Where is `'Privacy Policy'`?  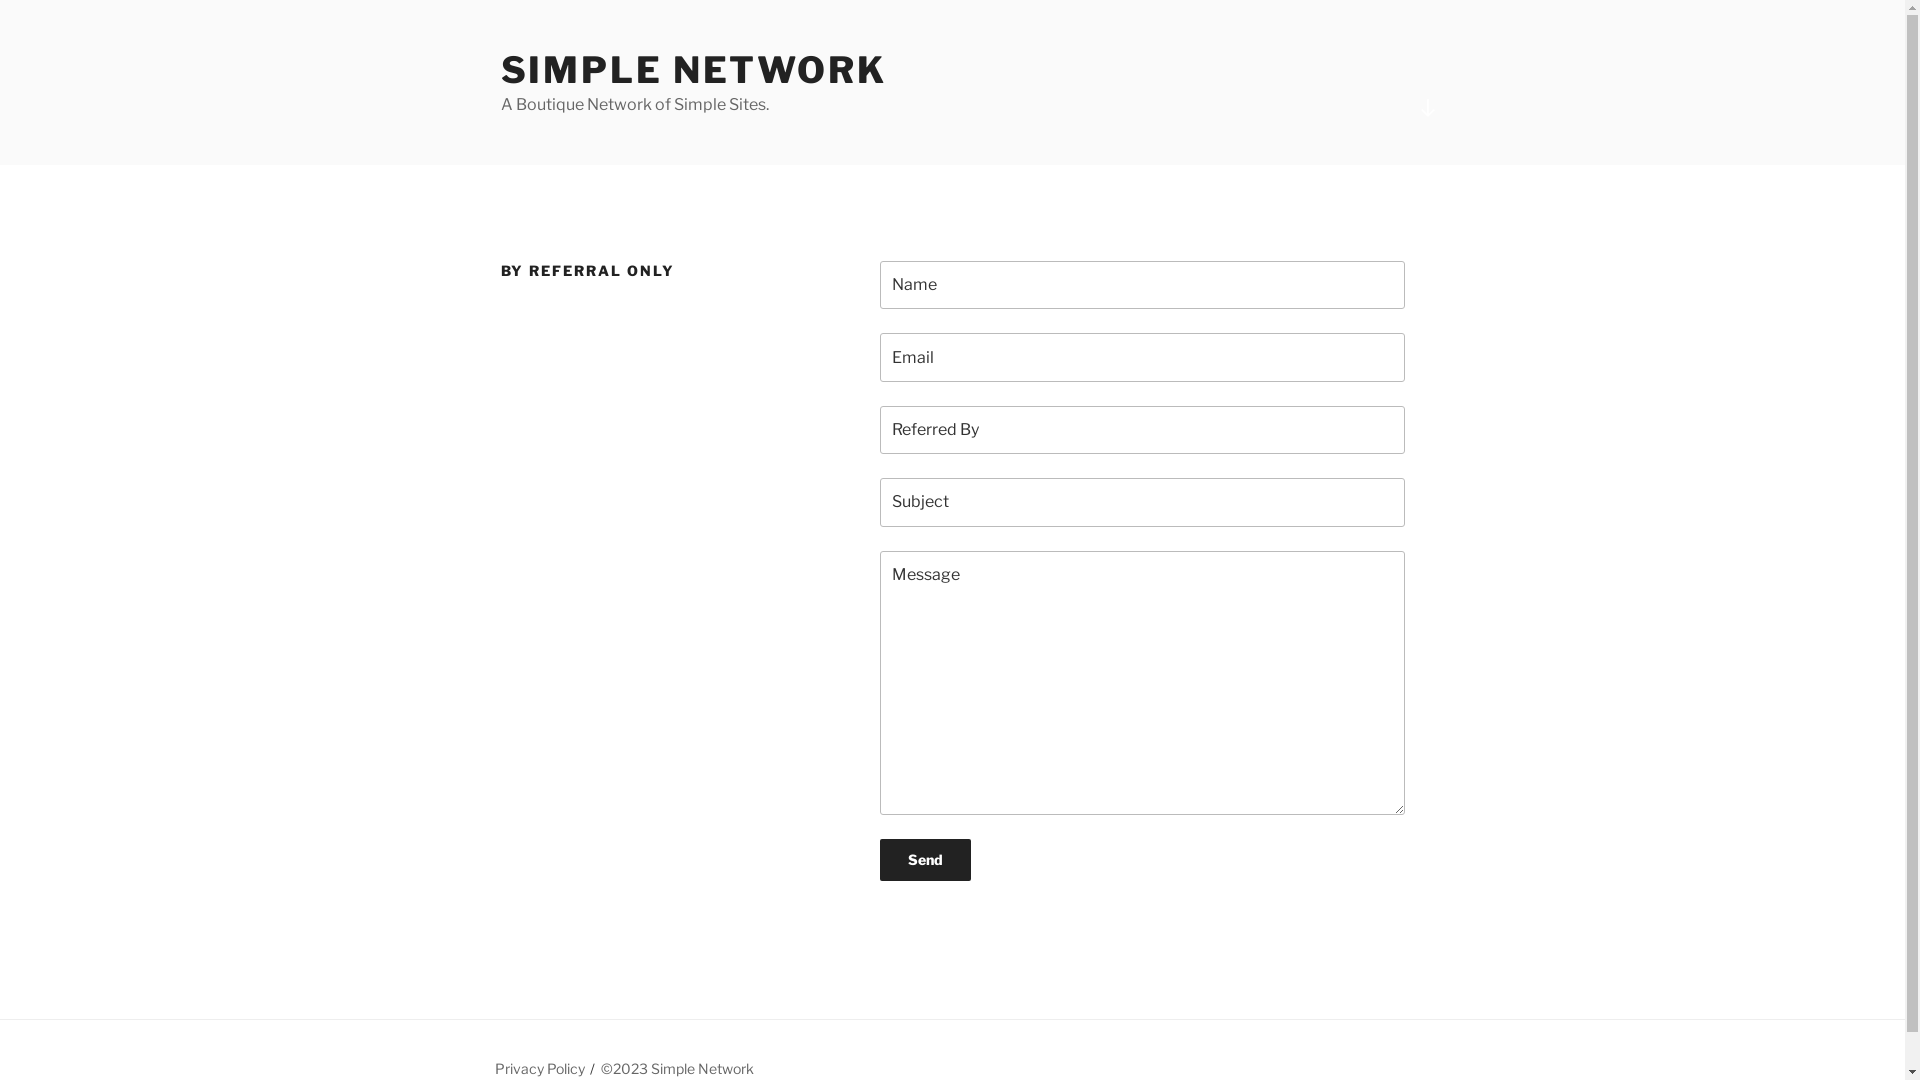
'Privacy Policy' is located at coordinates (494, 1067).